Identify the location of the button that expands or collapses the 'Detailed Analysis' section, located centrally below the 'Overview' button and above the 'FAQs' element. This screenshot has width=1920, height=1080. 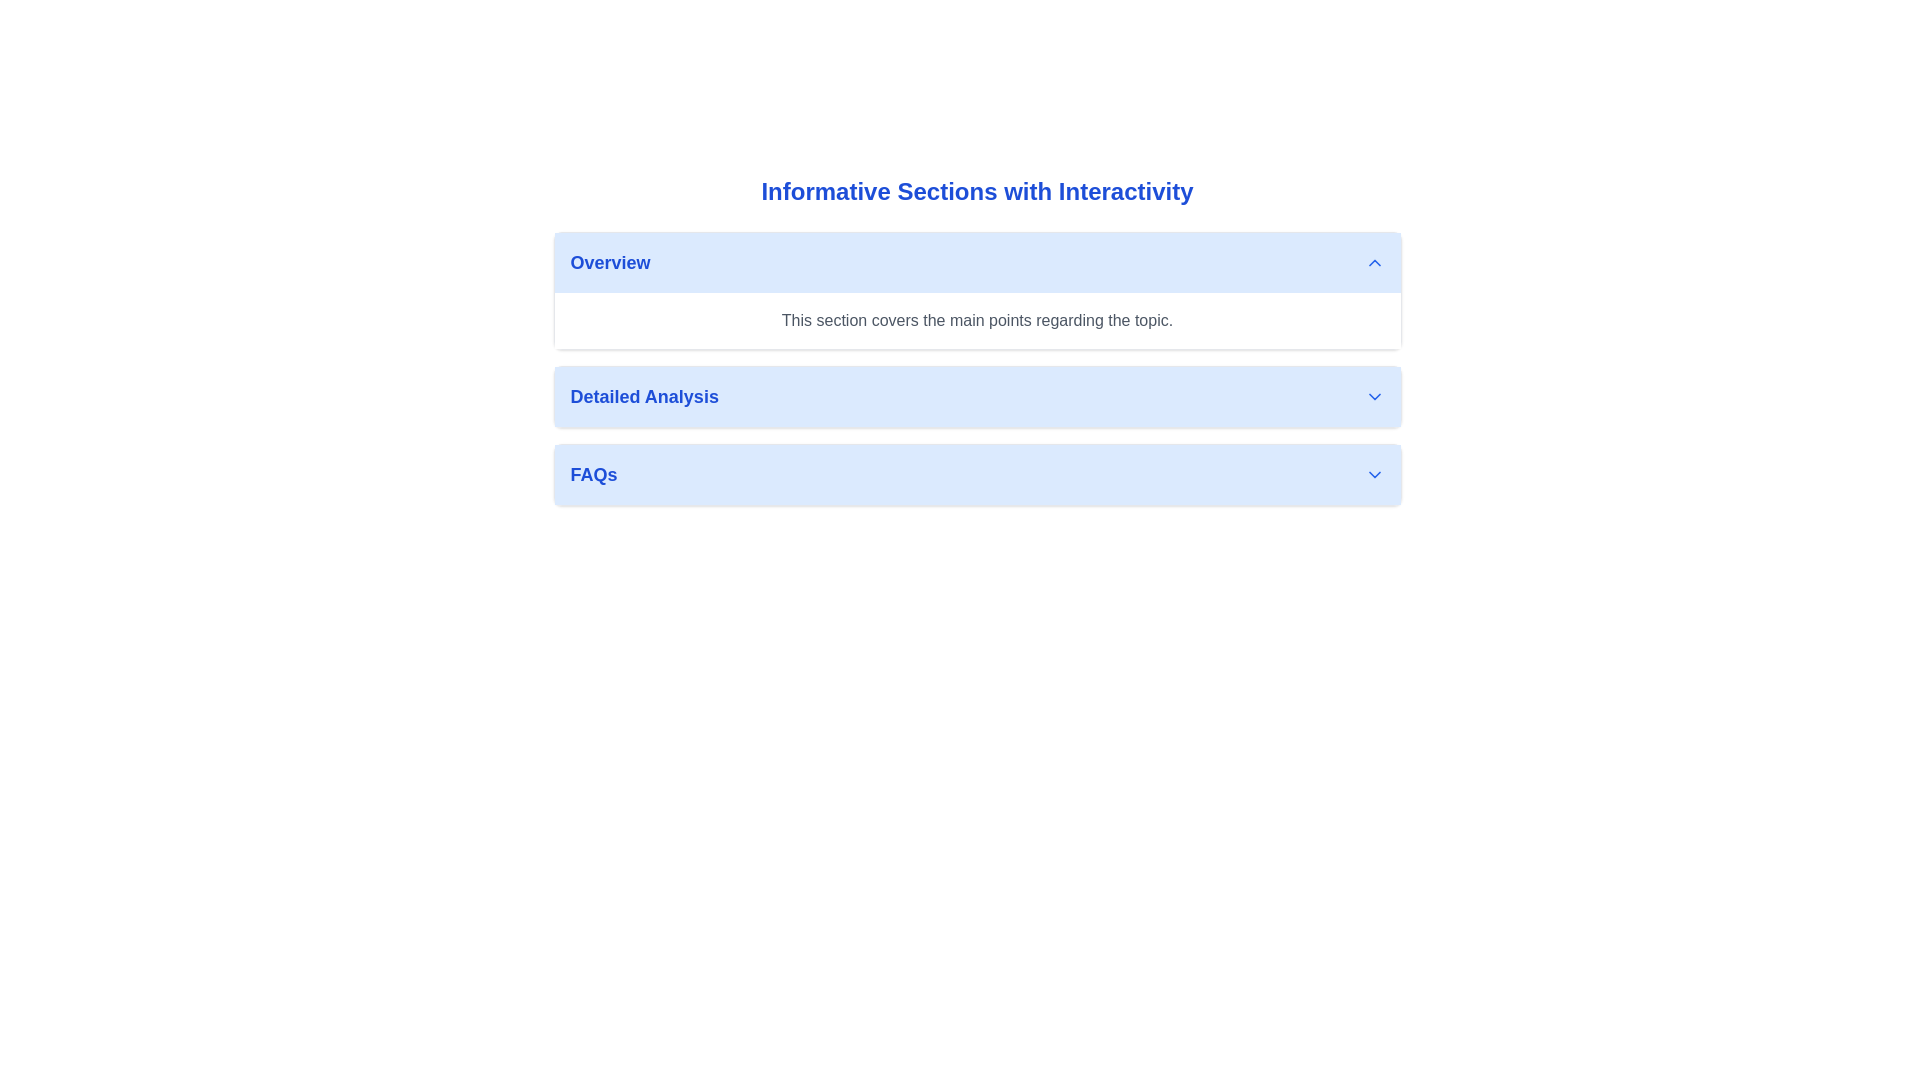
(977, 397).